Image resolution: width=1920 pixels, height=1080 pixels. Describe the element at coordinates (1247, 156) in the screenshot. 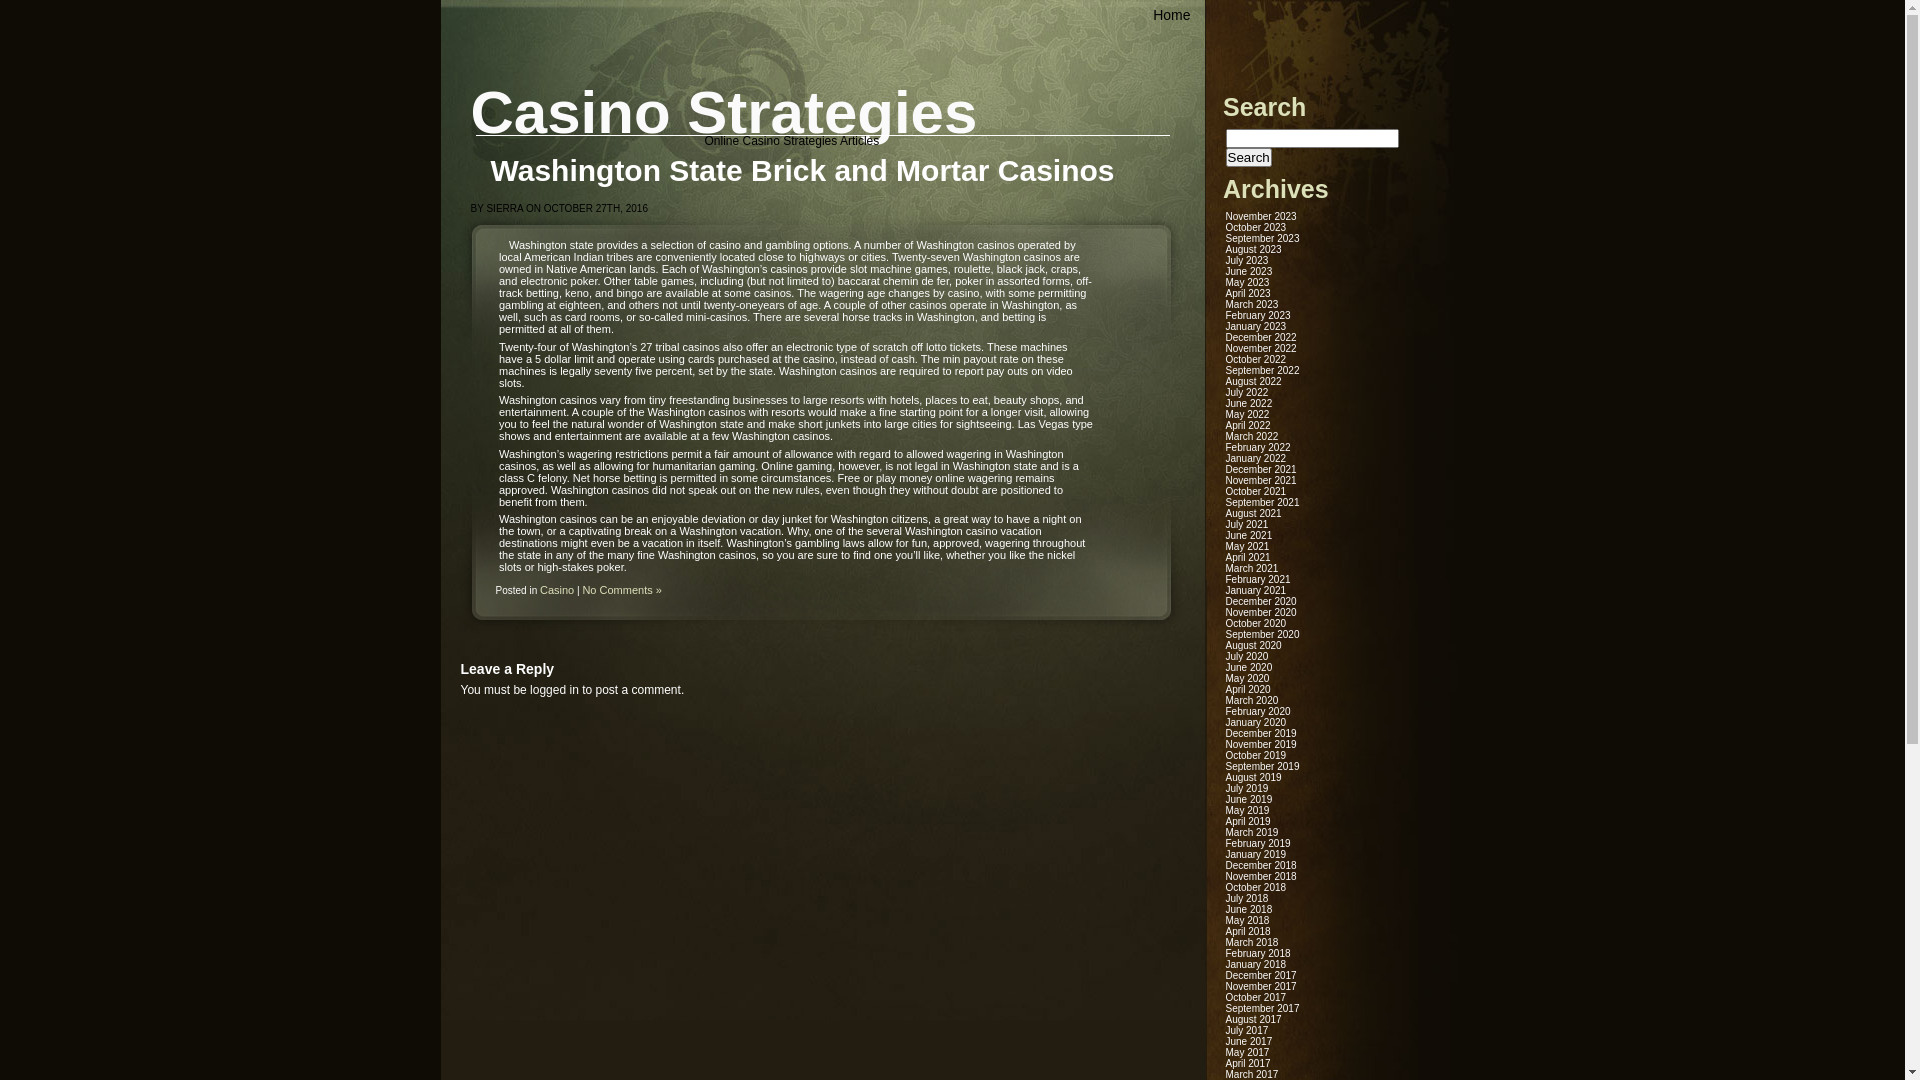

I see `'Search'` at that location.